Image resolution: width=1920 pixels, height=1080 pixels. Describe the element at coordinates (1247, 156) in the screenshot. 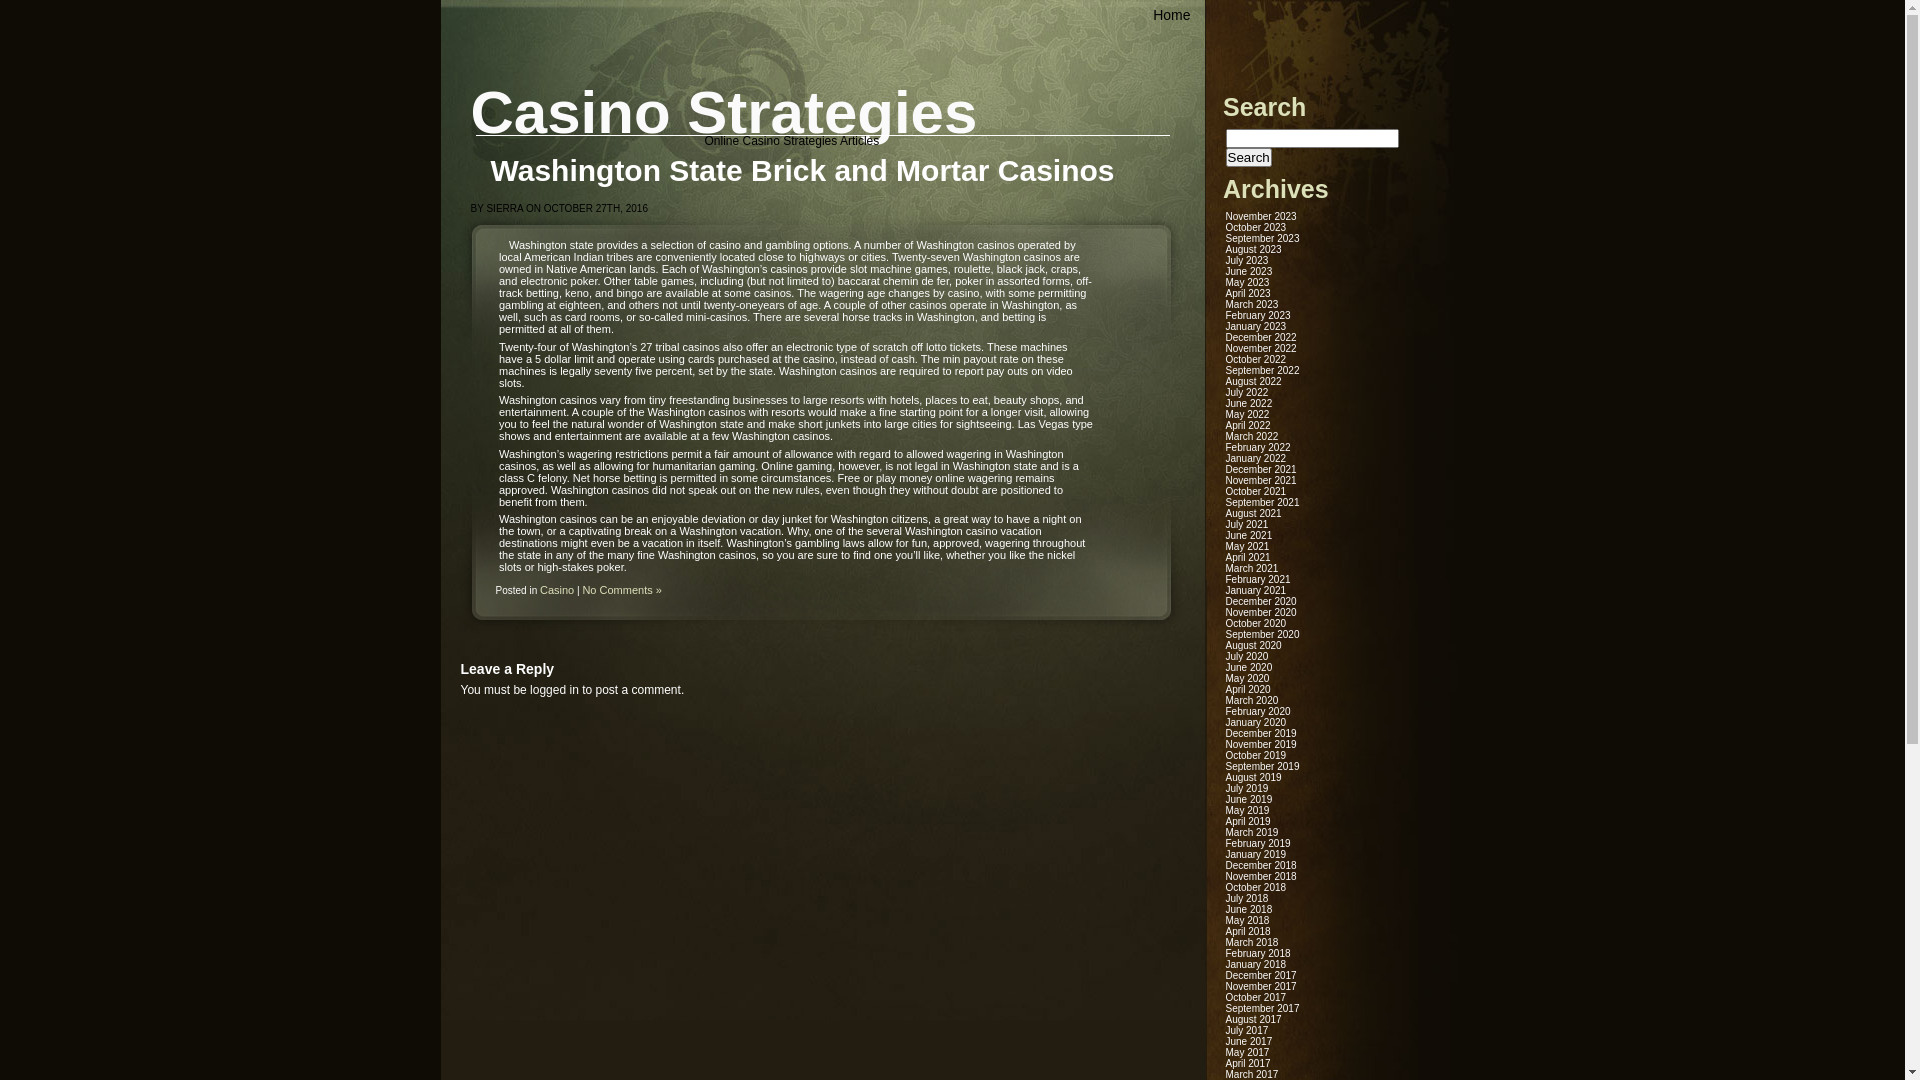

I see `'Search'` at that location.